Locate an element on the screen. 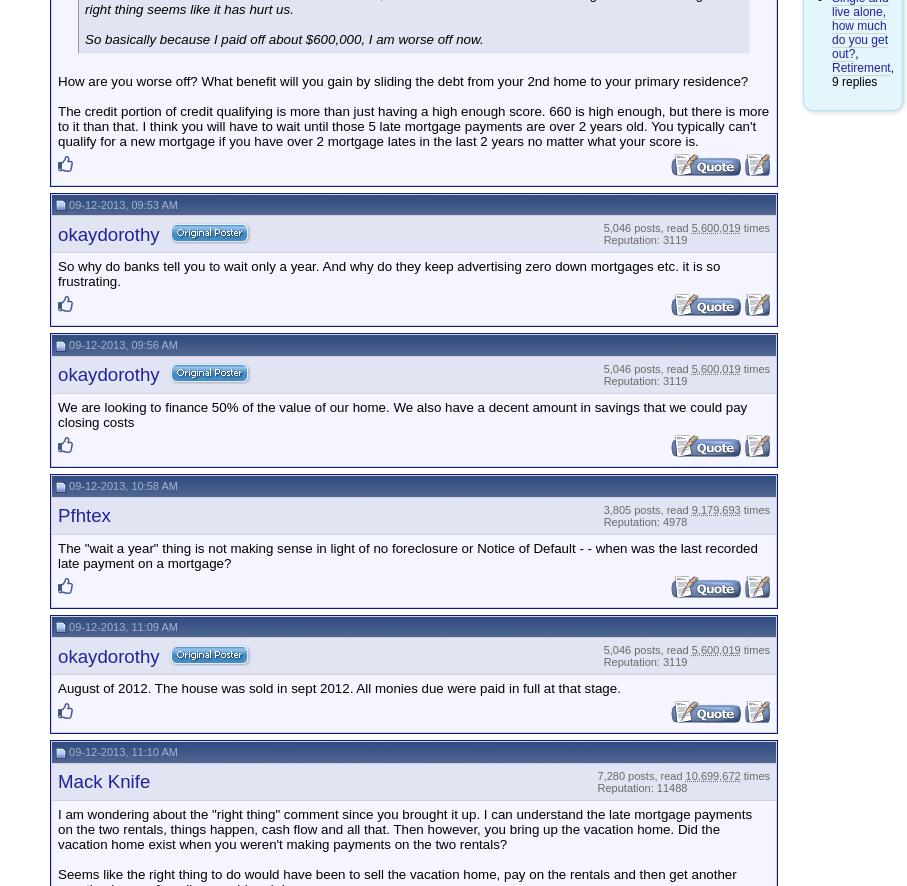  ',' is located at coordinates (855, 51).